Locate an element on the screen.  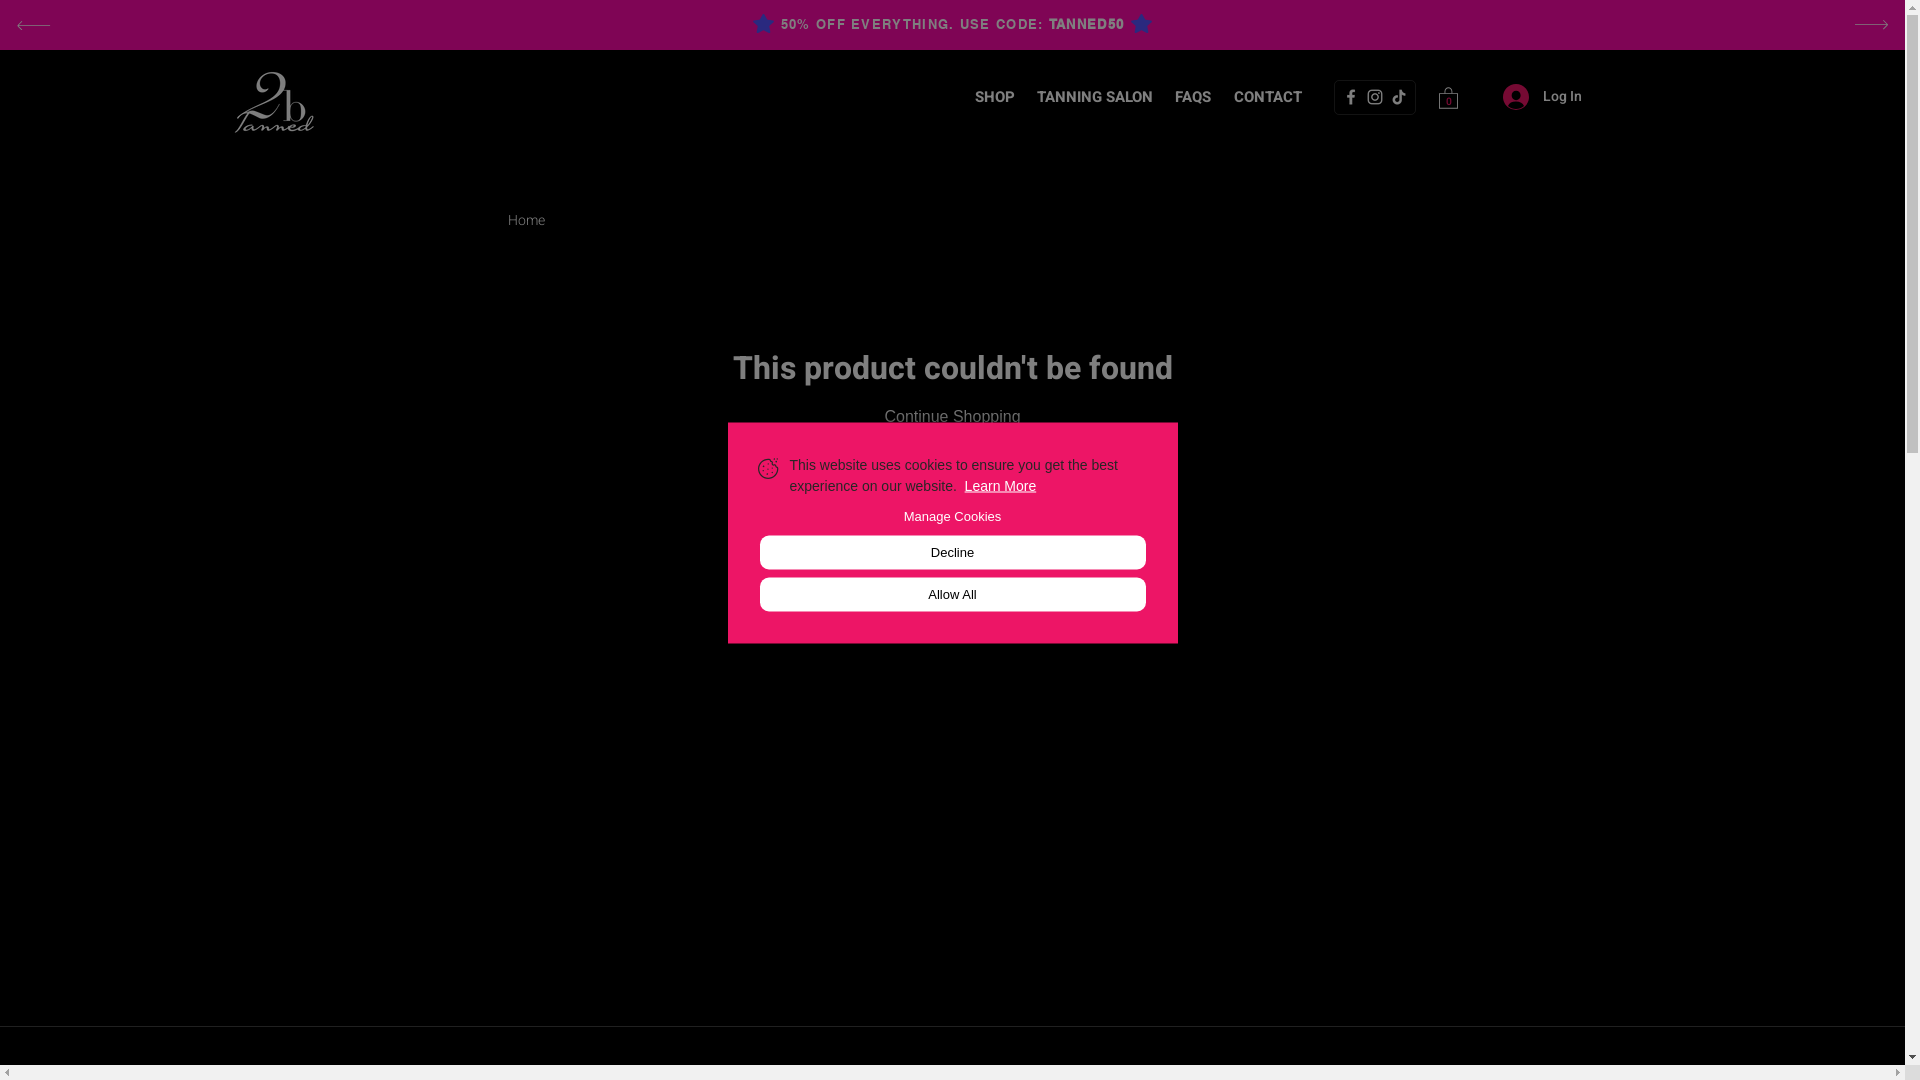
'FAQS' is located at coordinates (1193, 96).